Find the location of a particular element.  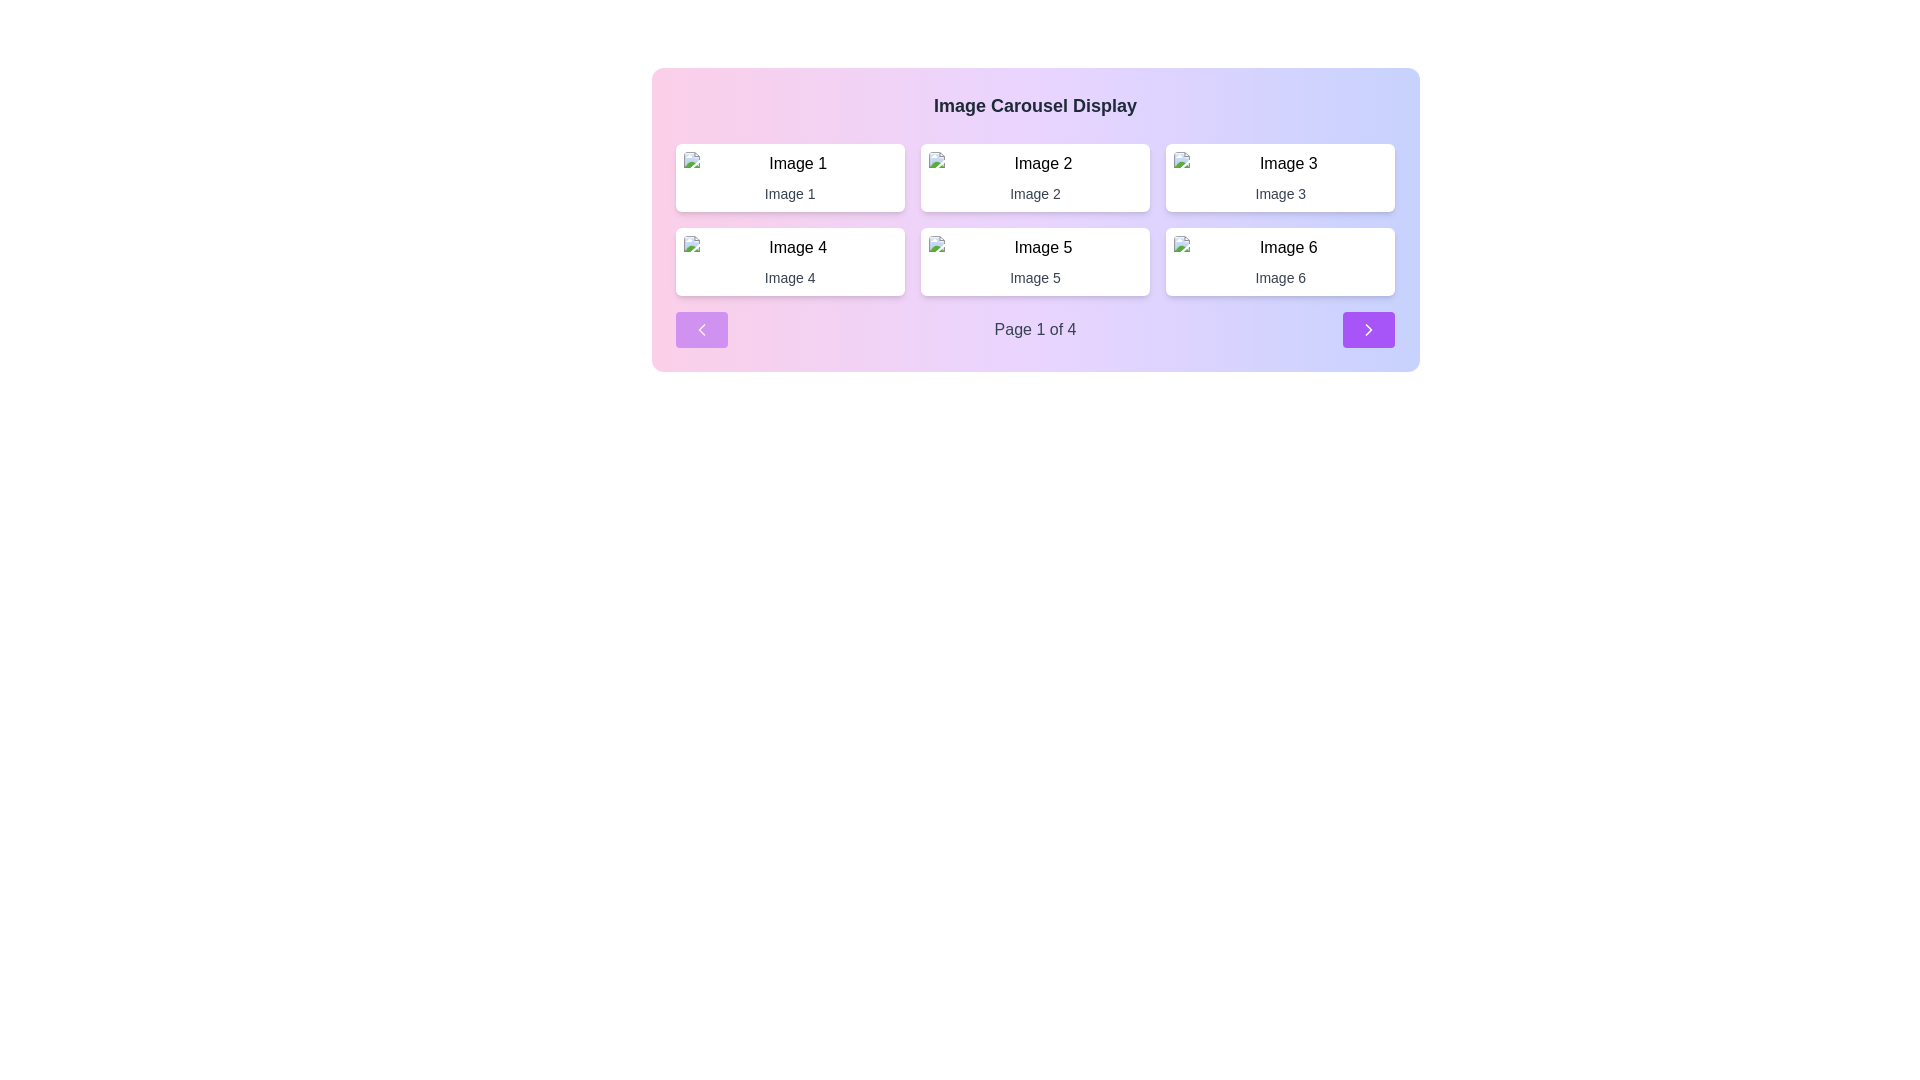

the image thumbnail labeled 'Image 6', which has rounded corners and is located in the second row, third column of a 2x3 grid layout is located at coordinates (1280, 246).